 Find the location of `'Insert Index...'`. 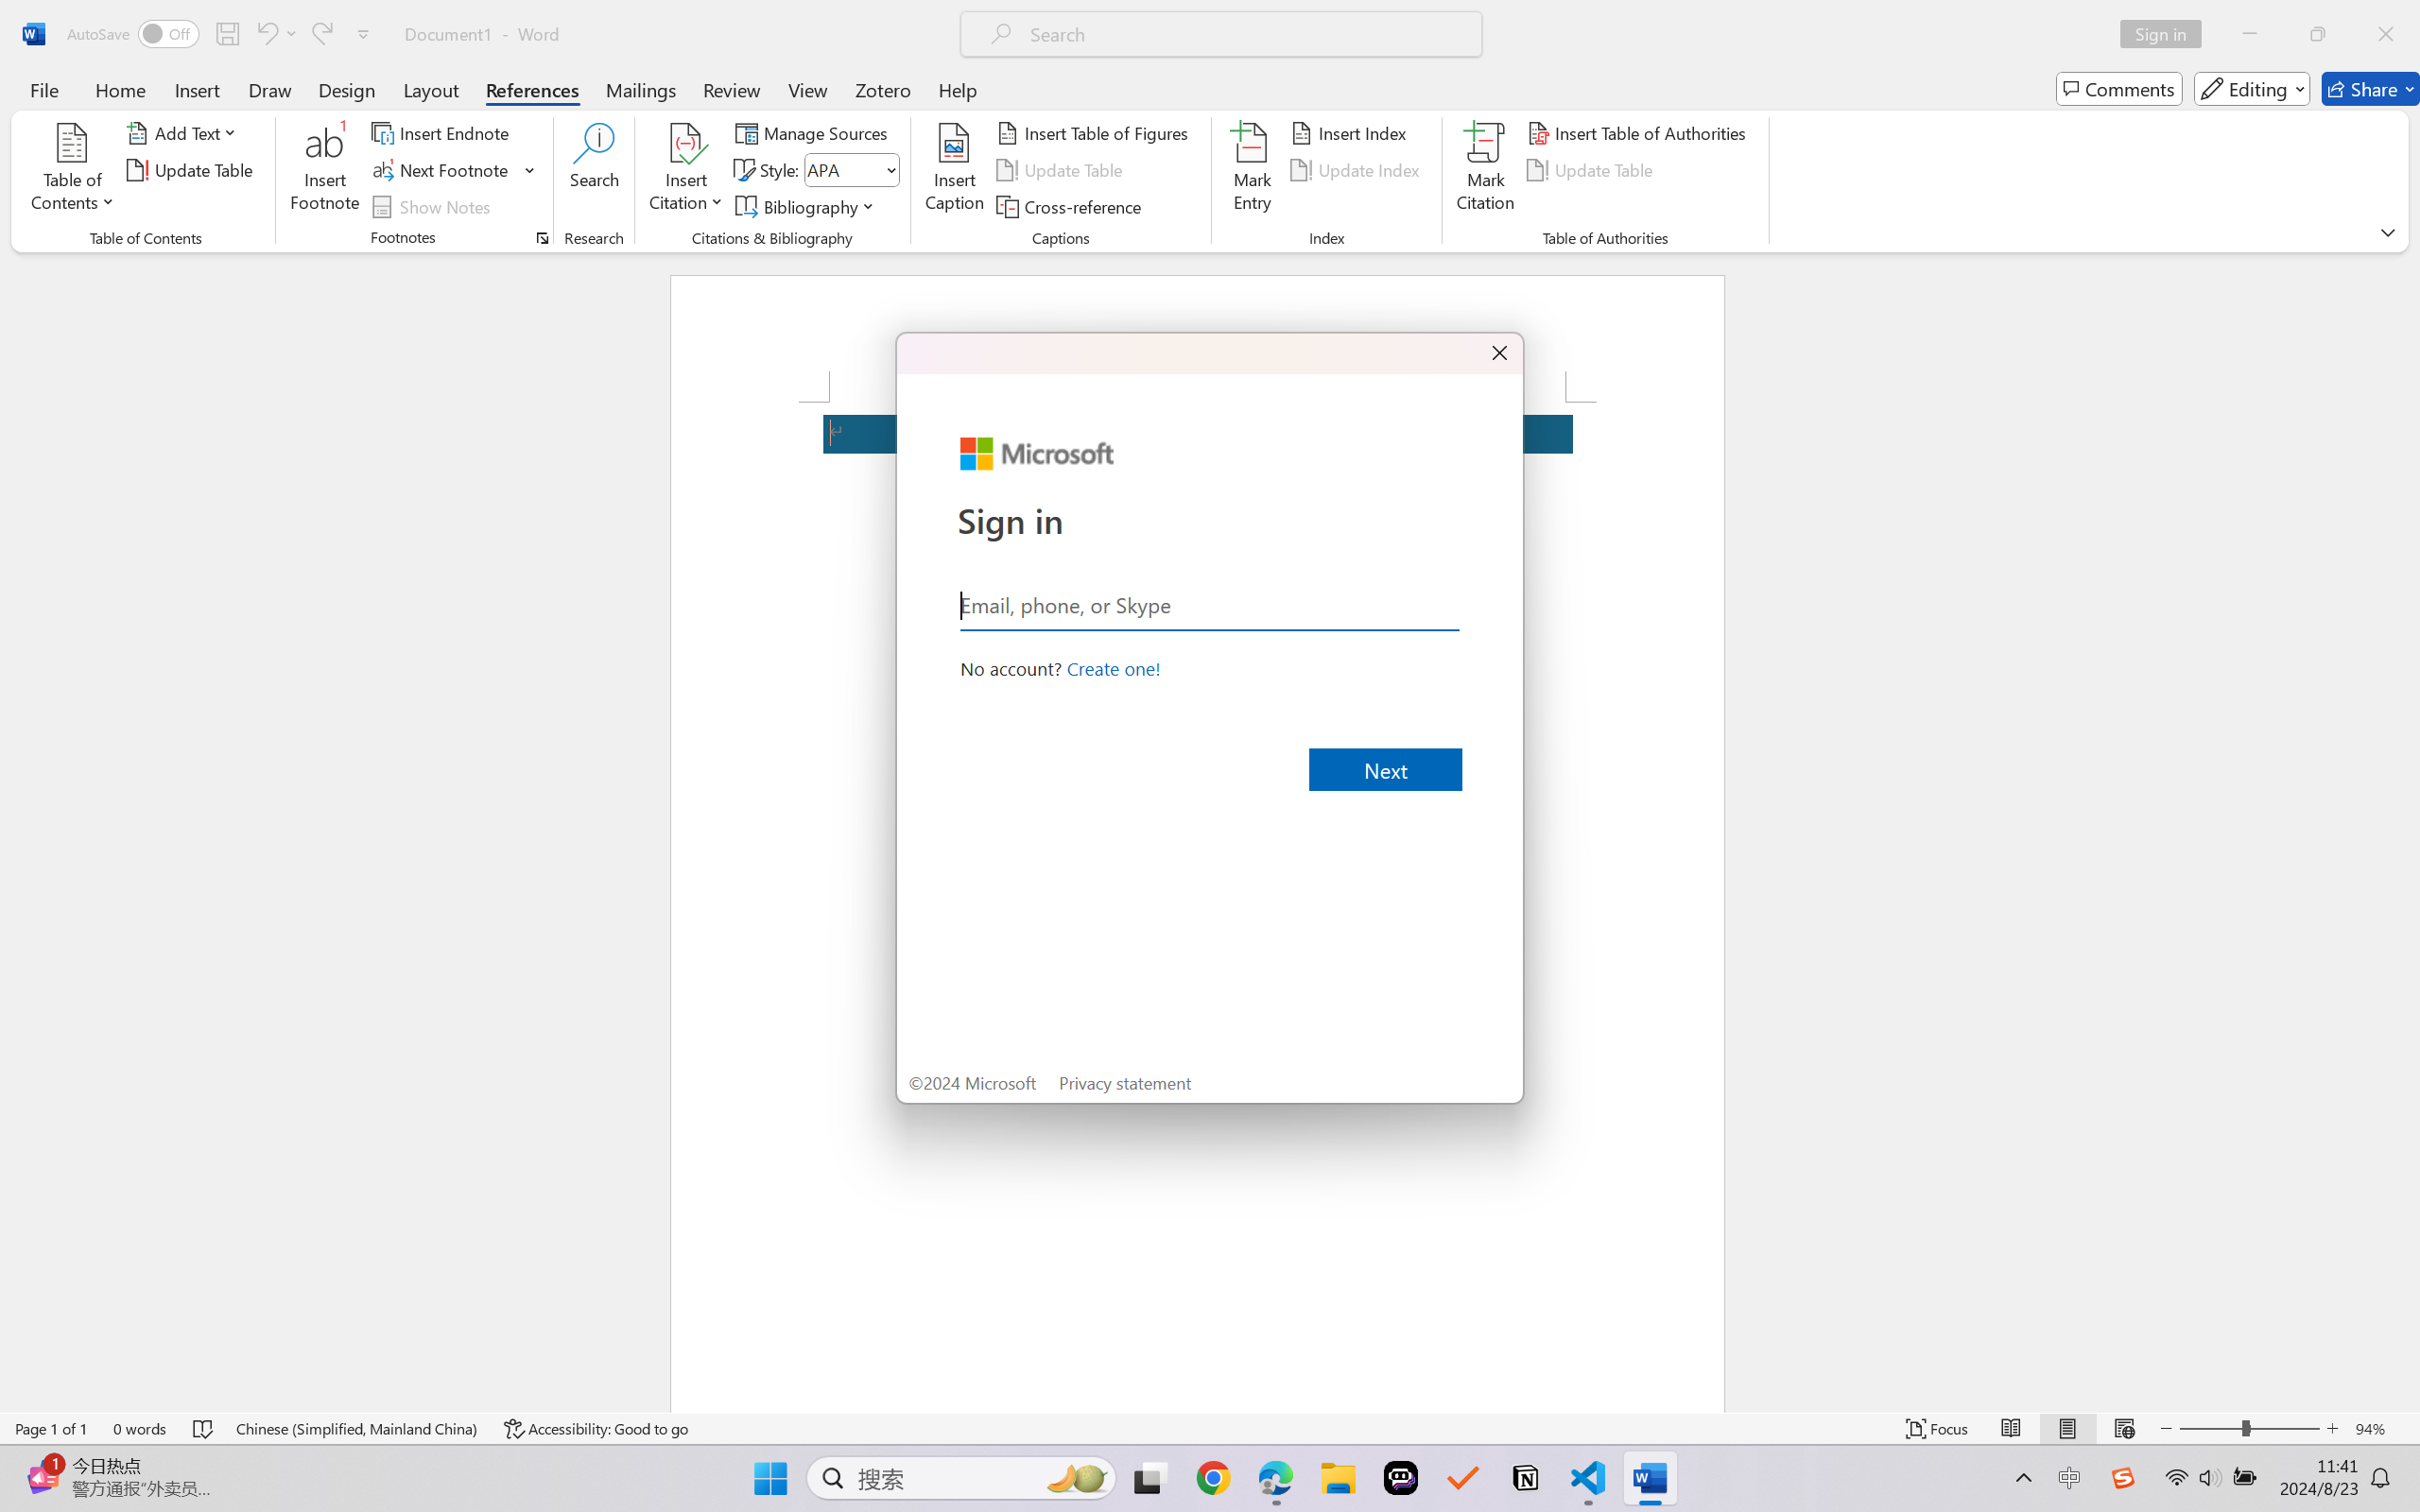

'Insert Index...' is located at coordinates (1350, 131).